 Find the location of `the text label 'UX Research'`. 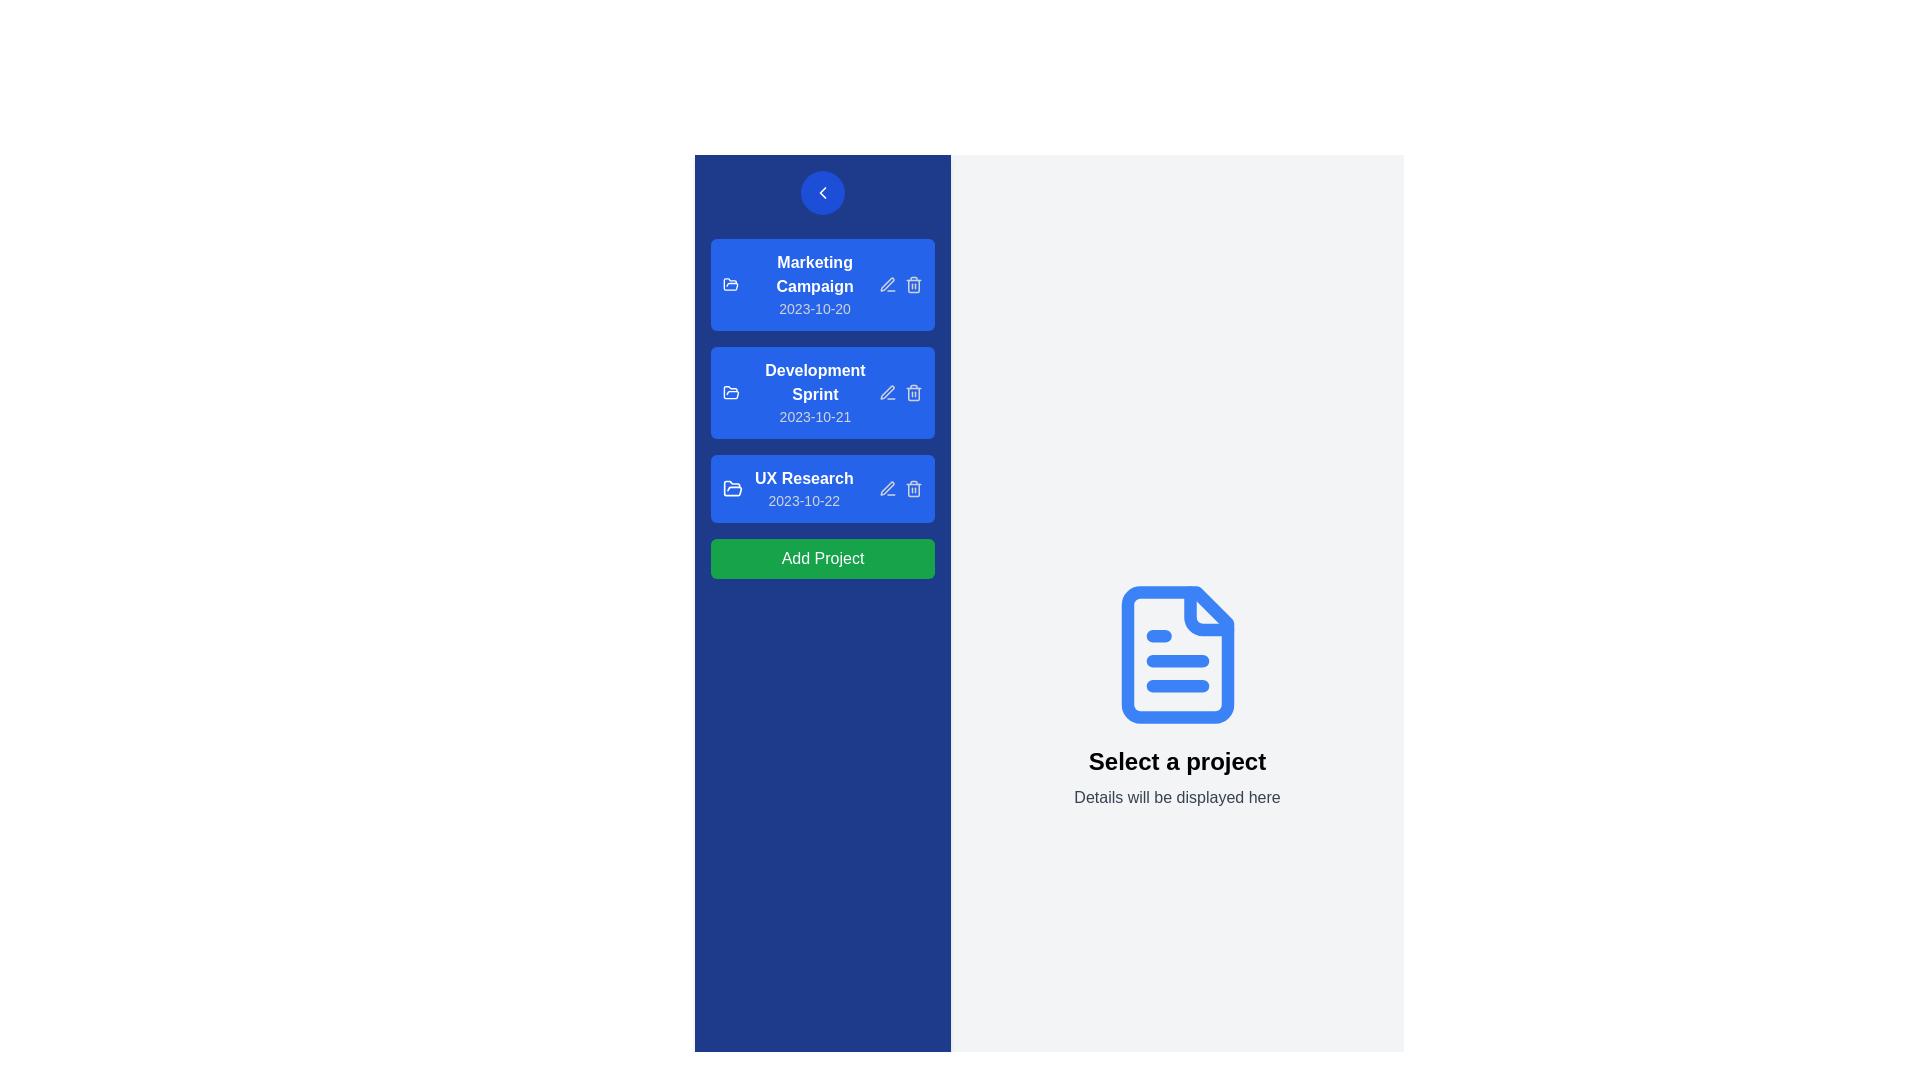

the text label 'UX Research' is located at coordinates (804, 478).